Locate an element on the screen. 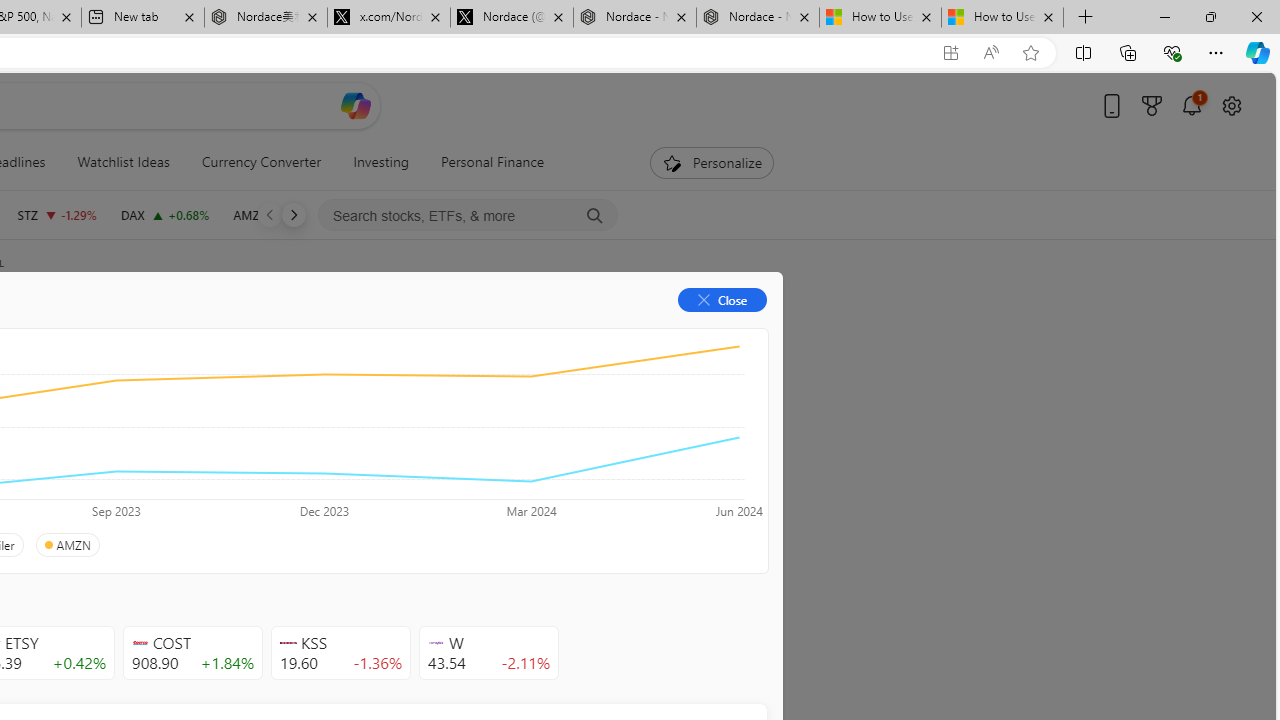  'STZ CONSTELLATION BRANDS, INC. decrease 239.98 -3.13 -1.29%' is located at coordinates (56, 214).